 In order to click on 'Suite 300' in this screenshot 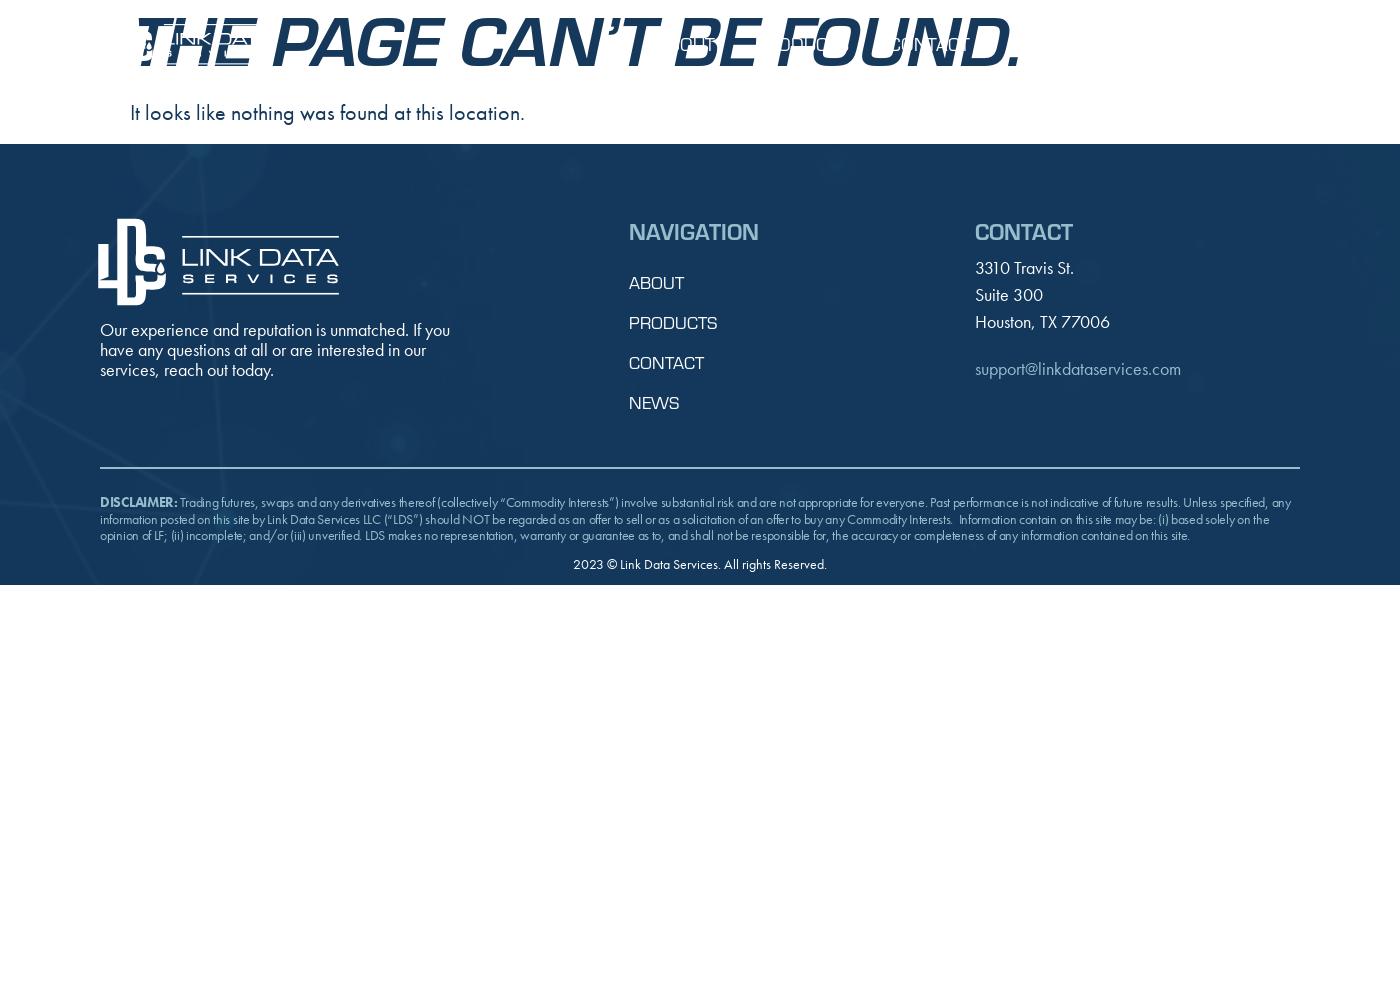, I will do `click(1008, 293)`.